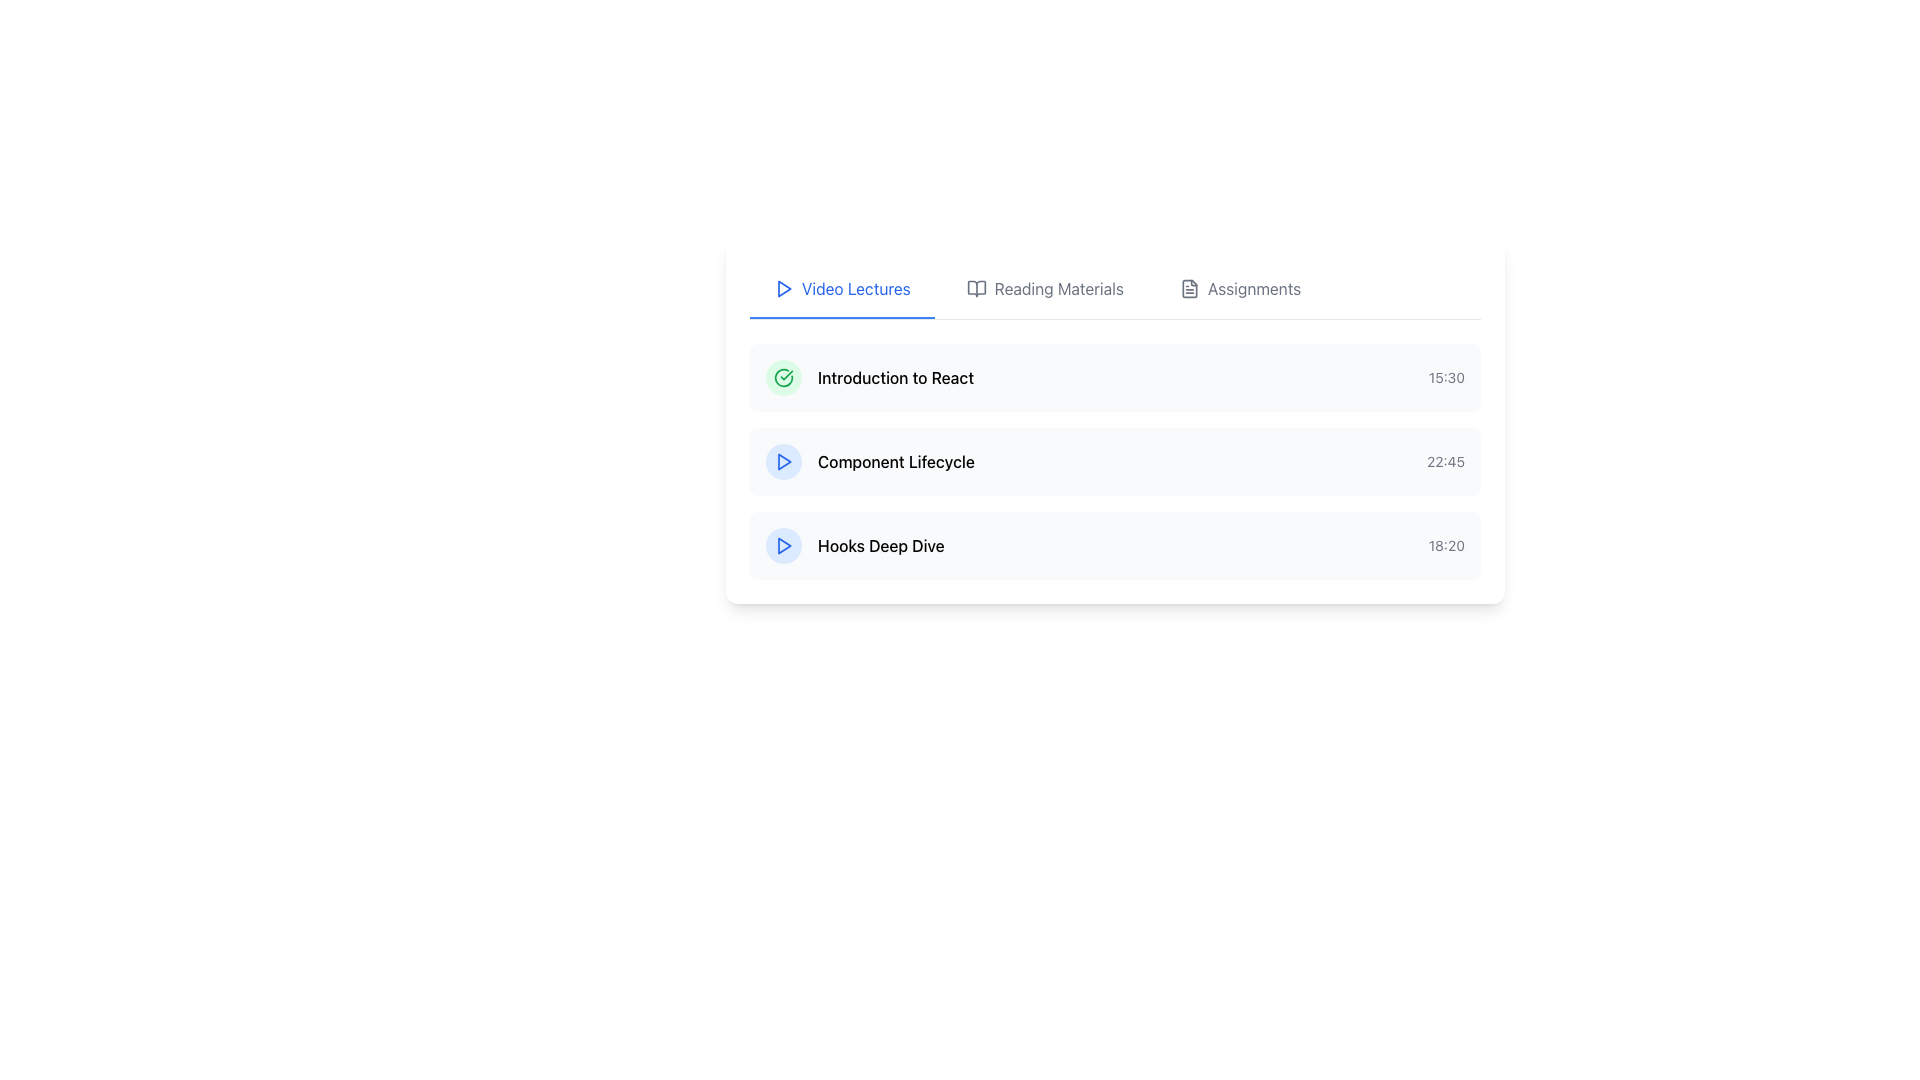  Describe the element at coordinates (1446, 378) in the screenshot. I see `the text label displaying the time '15:30', which is styled with a small font size and gray color, located in the top-right corner of the 'Introduction to React' item` at that location.